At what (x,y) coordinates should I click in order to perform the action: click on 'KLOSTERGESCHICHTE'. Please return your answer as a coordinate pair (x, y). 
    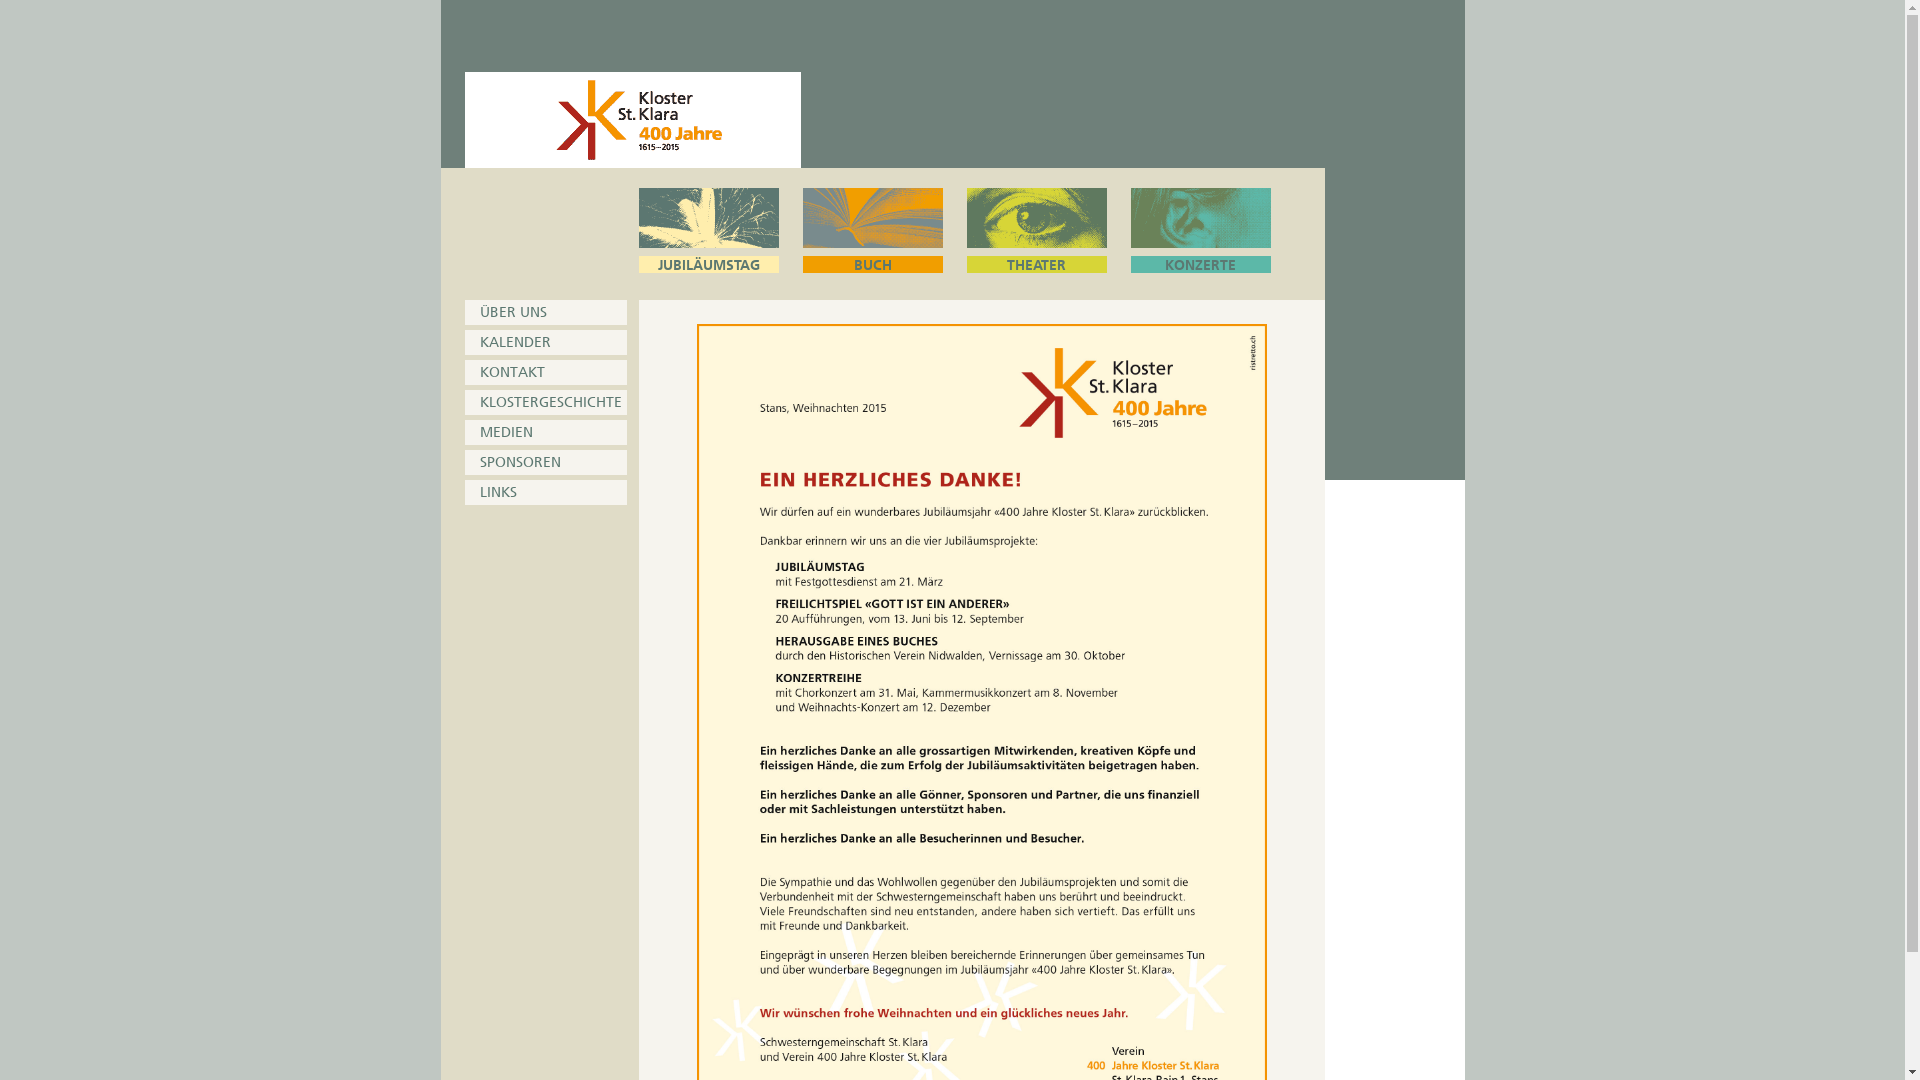
    Looking at the image, I should click on (545, 402).